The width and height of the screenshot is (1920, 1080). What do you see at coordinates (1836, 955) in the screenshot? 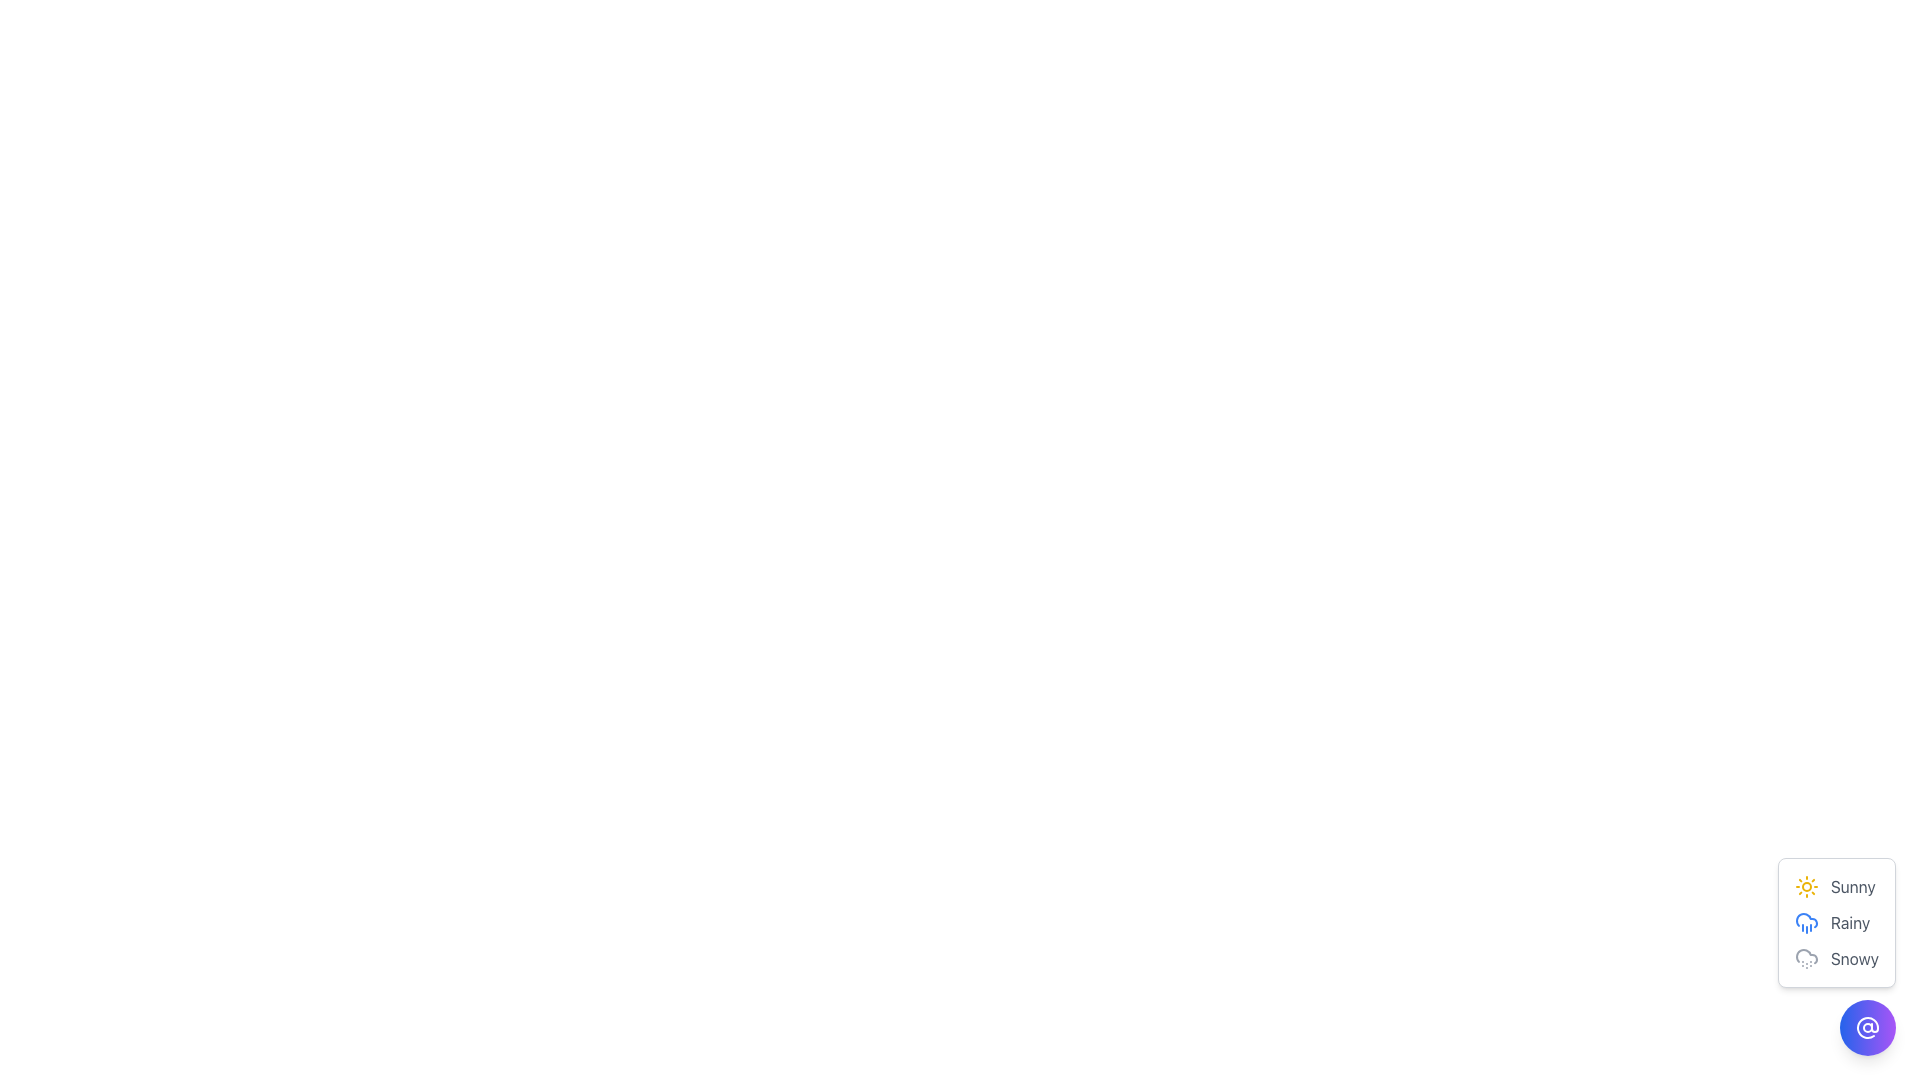
I see `the list item labeled 'Snowy', which is represented by a gray cloud icon with snowflakes and is the third item in a vertical stack of weather options` at bounding box center [1836, 955].